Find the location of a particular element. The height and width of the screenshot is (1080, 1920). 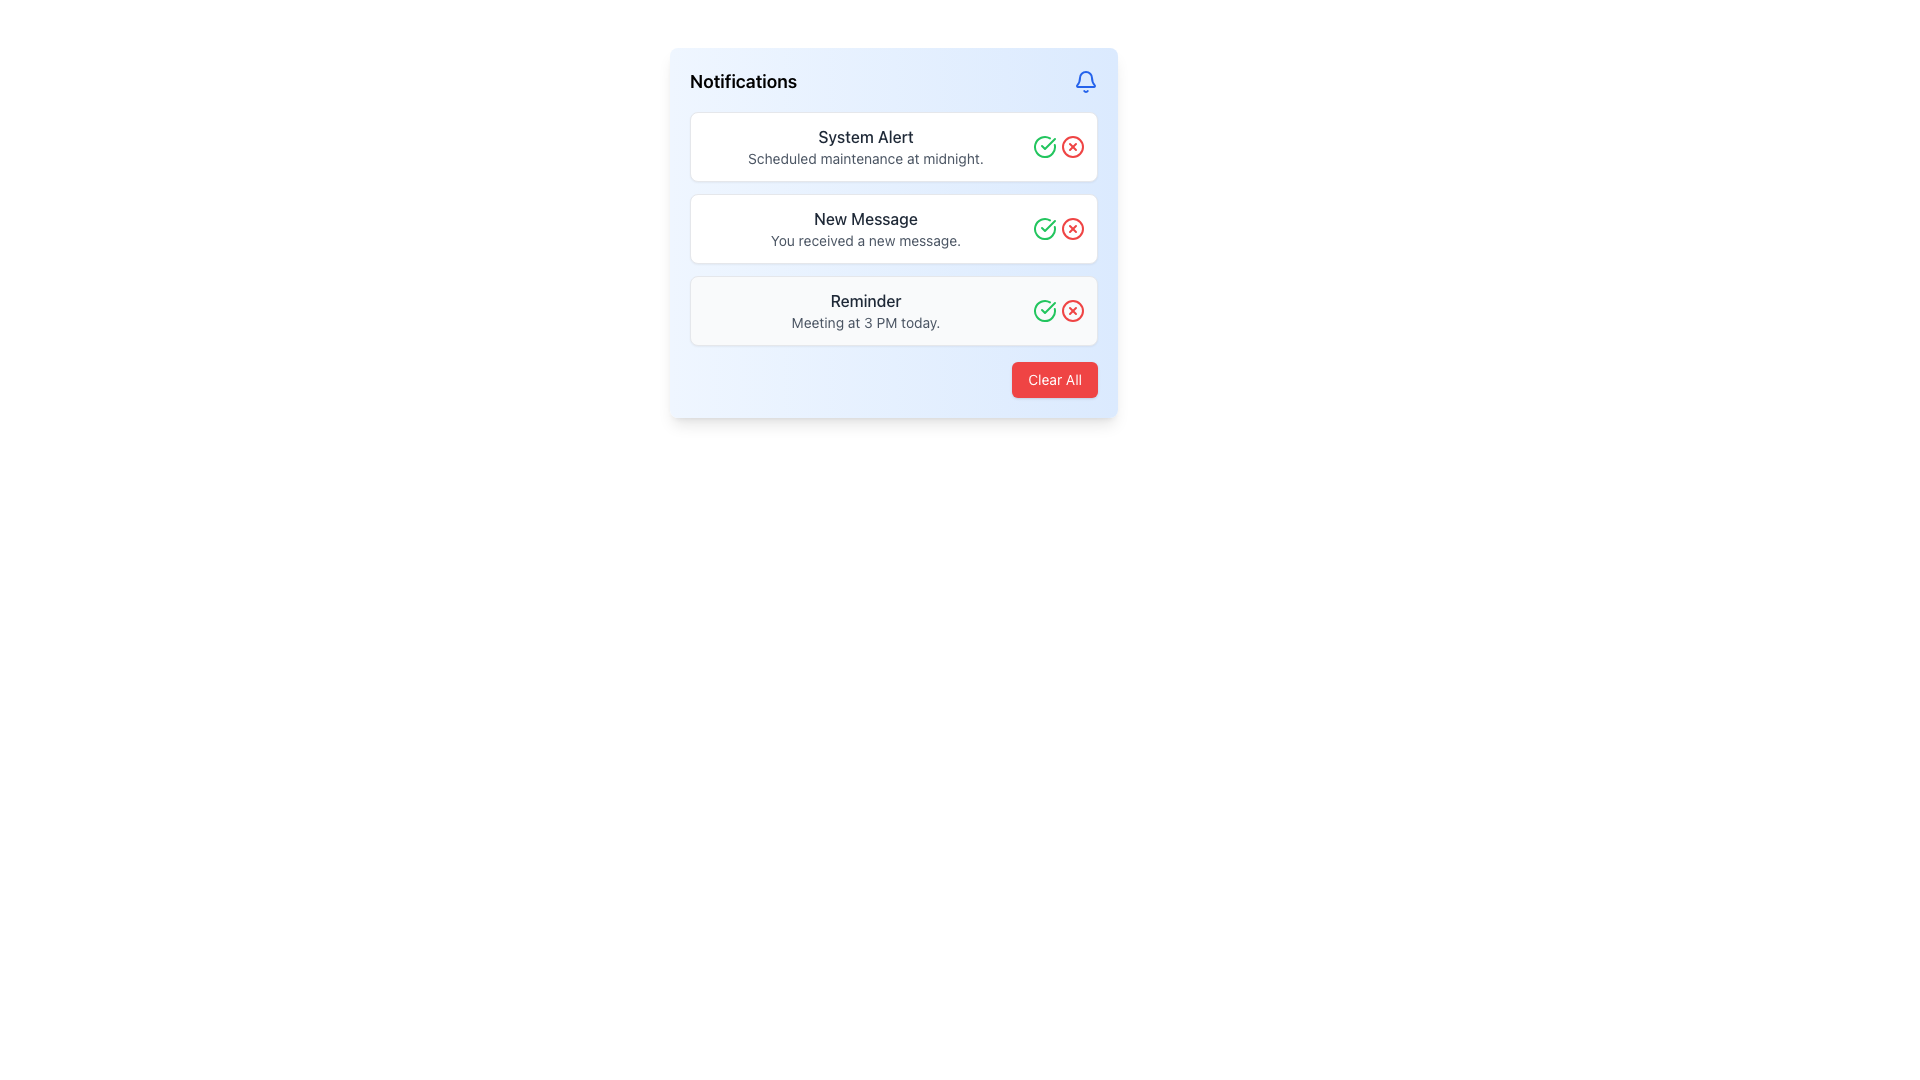

the 'System Alert' text display notification, which contains 'Scheduled maintenance at midnight.' is located at coordinates (865, 145).